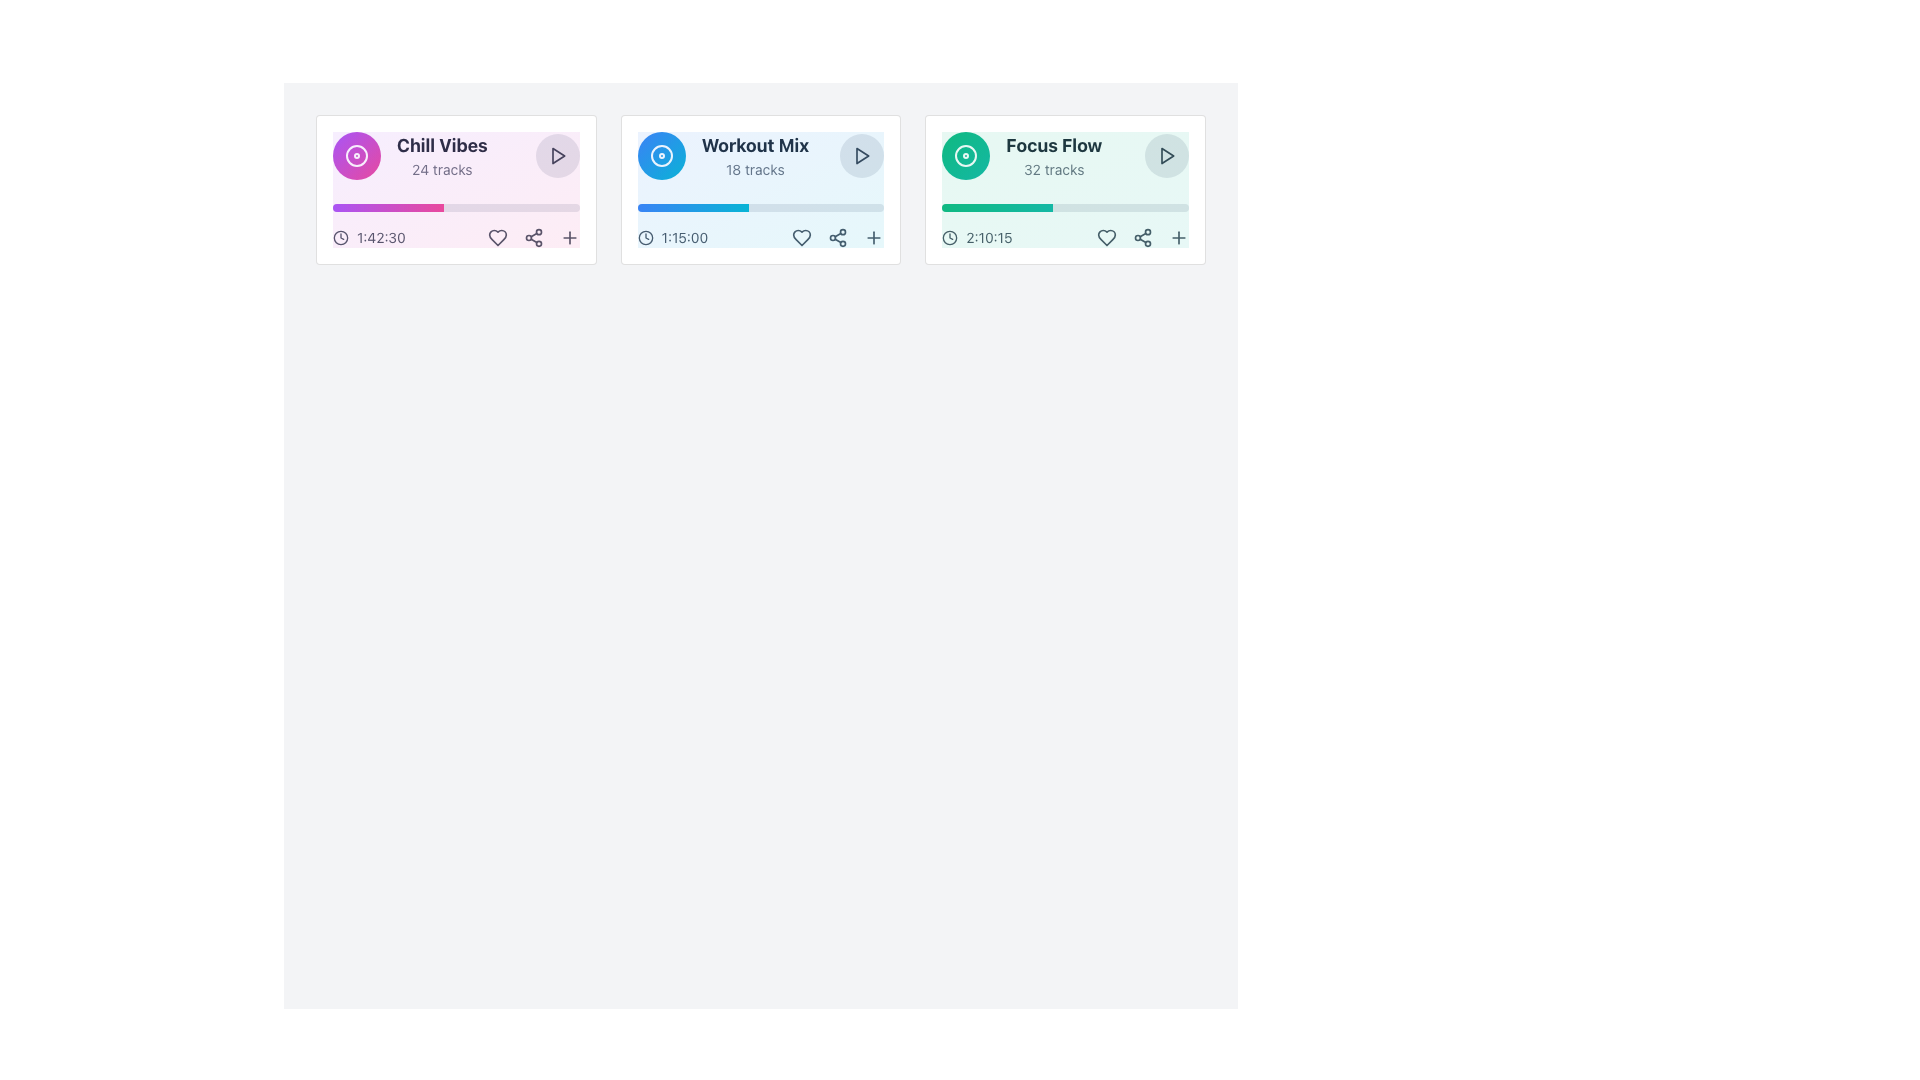  Describe the element at coordinates (949, 237) in the screenshot. I see `the time icon located to the left of the text '2:10:15' within the 'Focus Flow' card in the rightmost column of the interface` at that location.